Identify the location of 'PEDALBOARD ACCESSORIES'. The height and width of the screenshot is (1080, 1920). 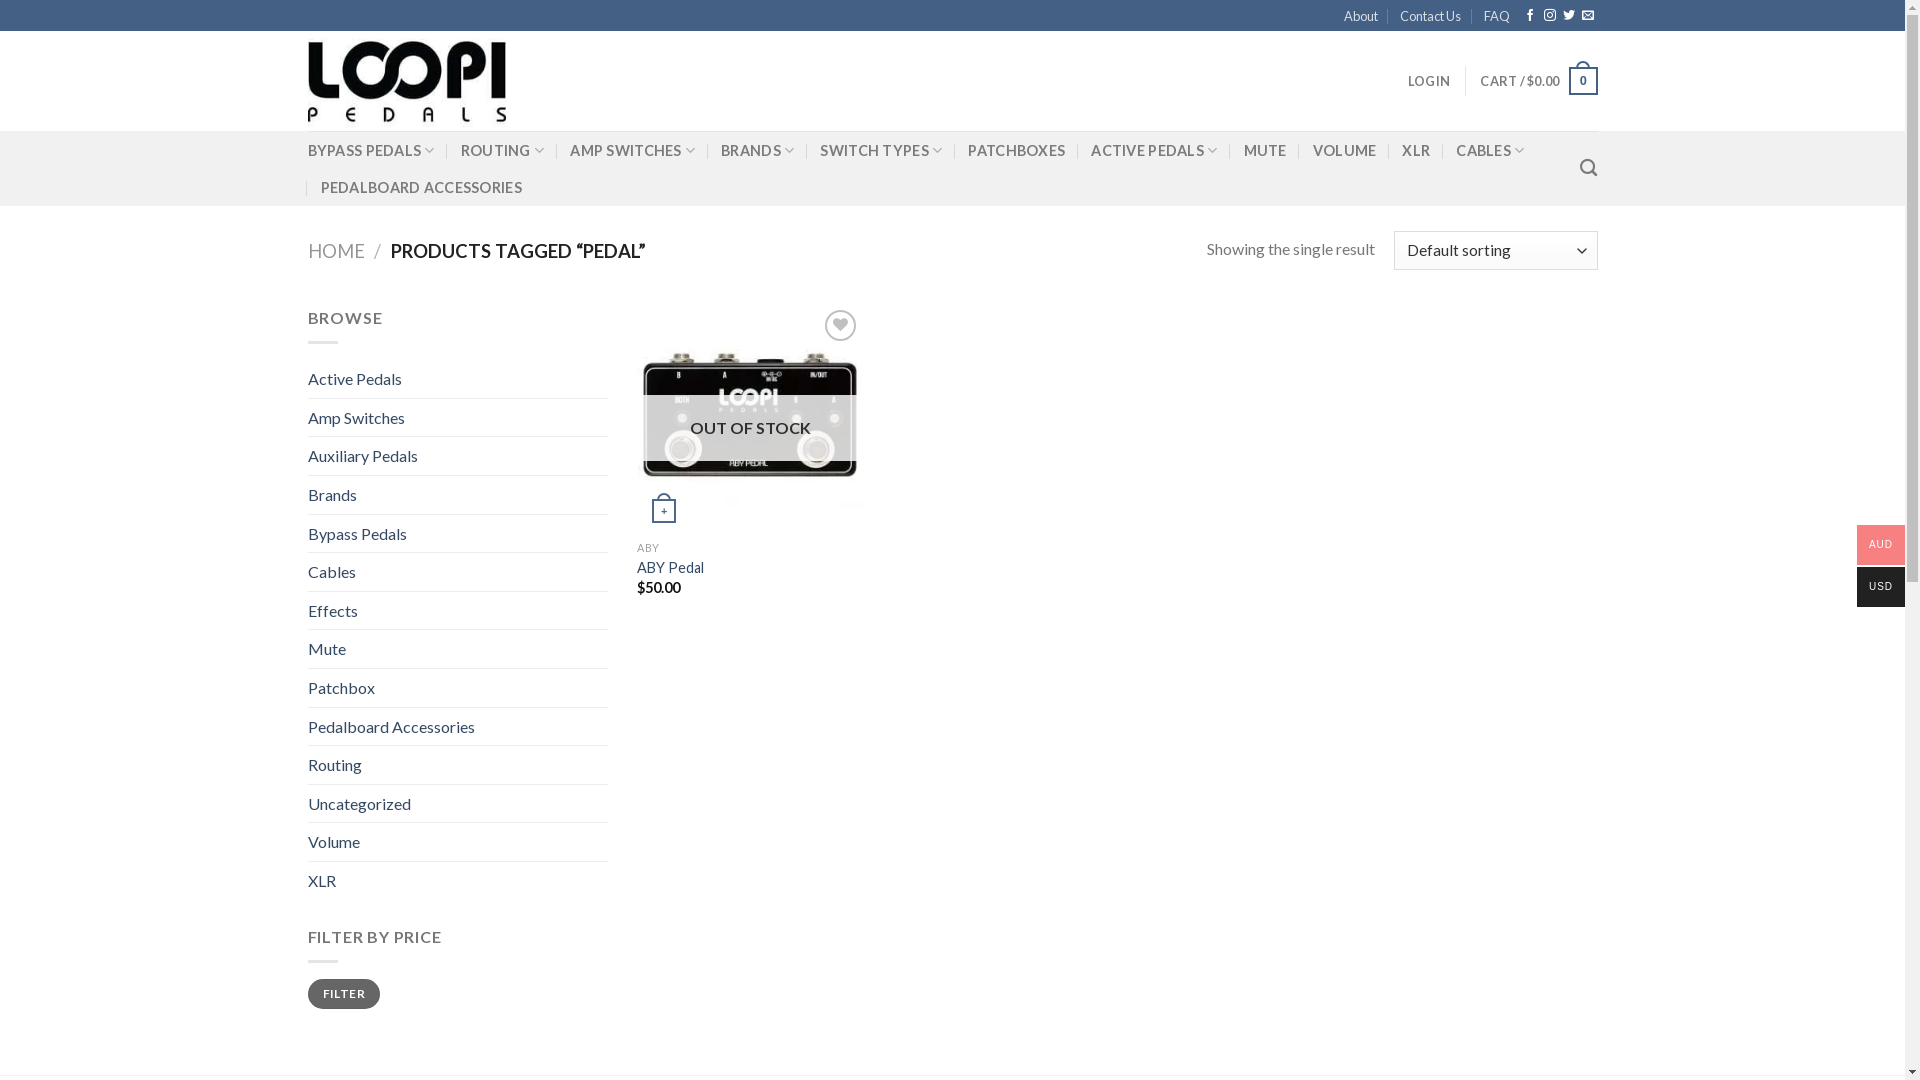
(419, 188).